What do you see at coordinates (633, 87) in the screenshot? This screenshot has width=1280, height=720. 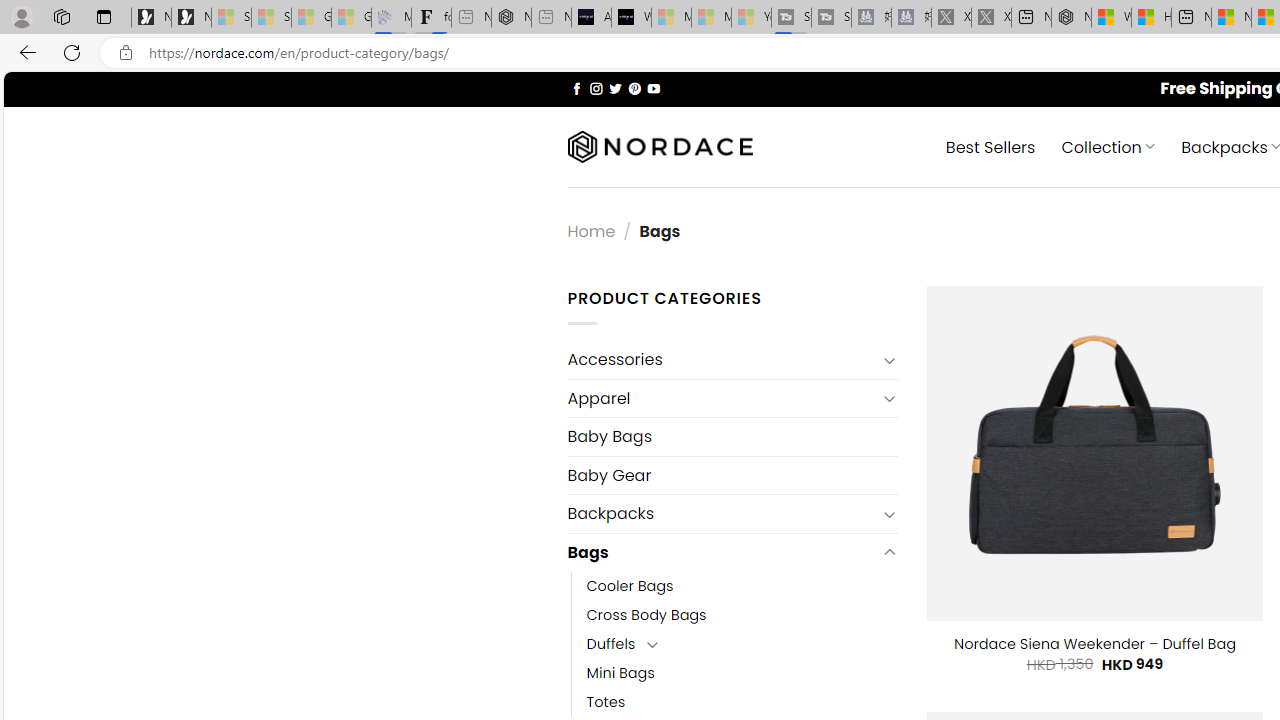 I see `'Follow on Pinterest'` at bounding box center [633, 87].